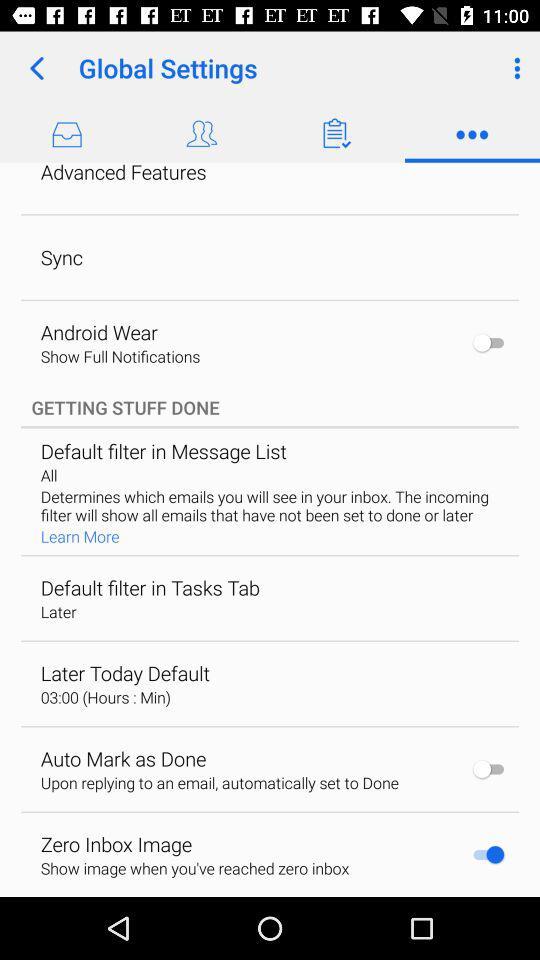 Image resolution: width=540 pixels, height=960 pixels. I want to click on the item below the all icon, so click(269, 504).